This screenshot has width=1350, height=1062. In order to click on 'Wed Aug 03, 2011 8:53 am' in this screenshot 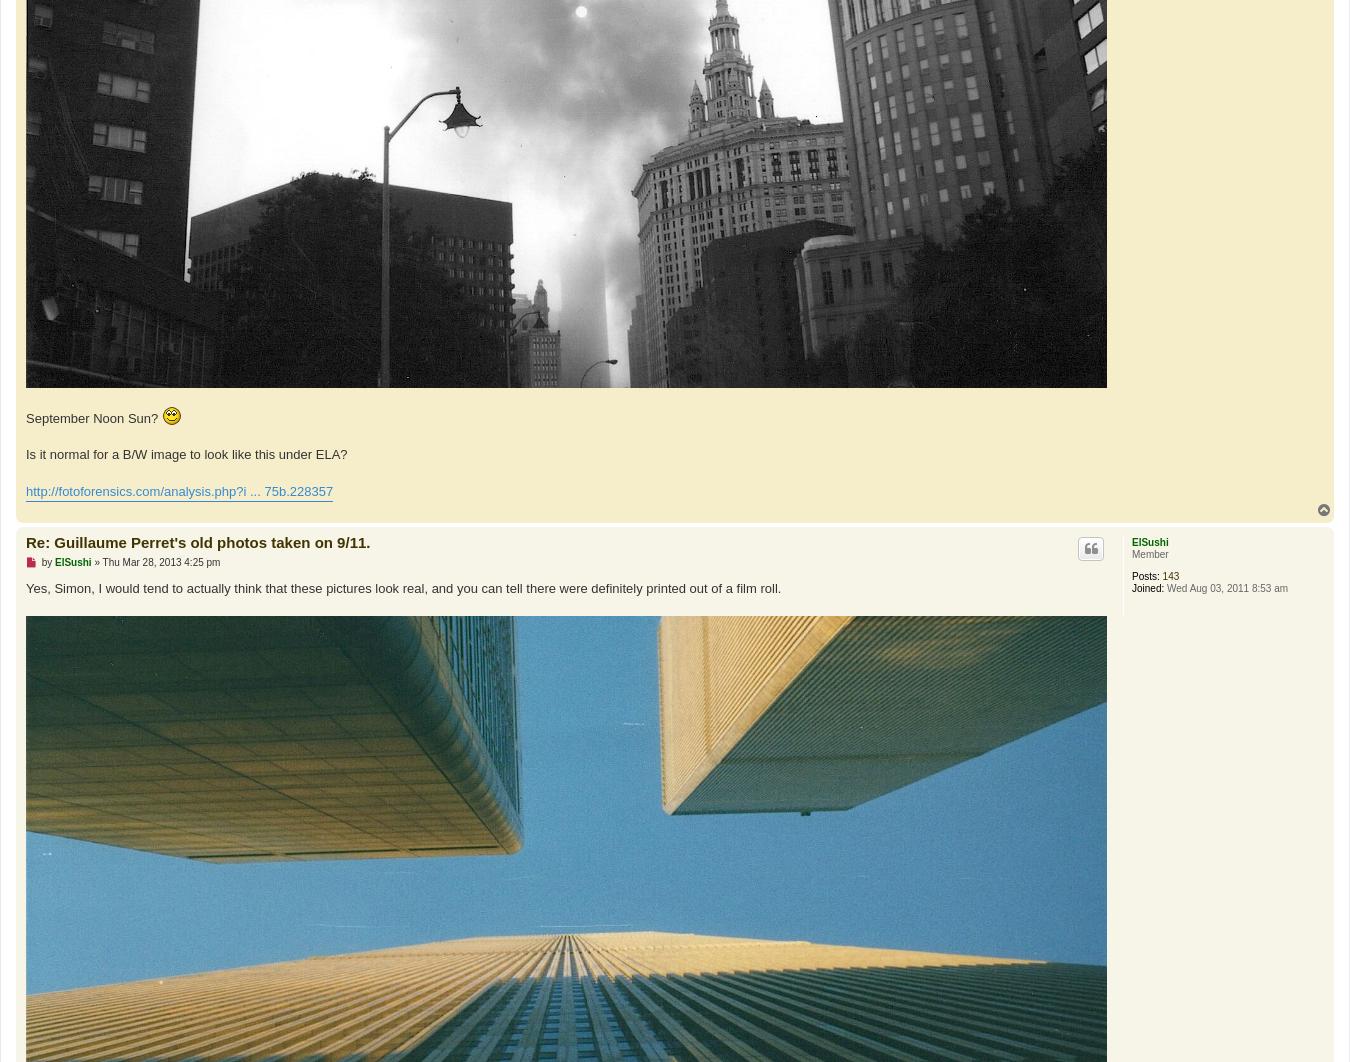, I will do `click(1162, 587)`.